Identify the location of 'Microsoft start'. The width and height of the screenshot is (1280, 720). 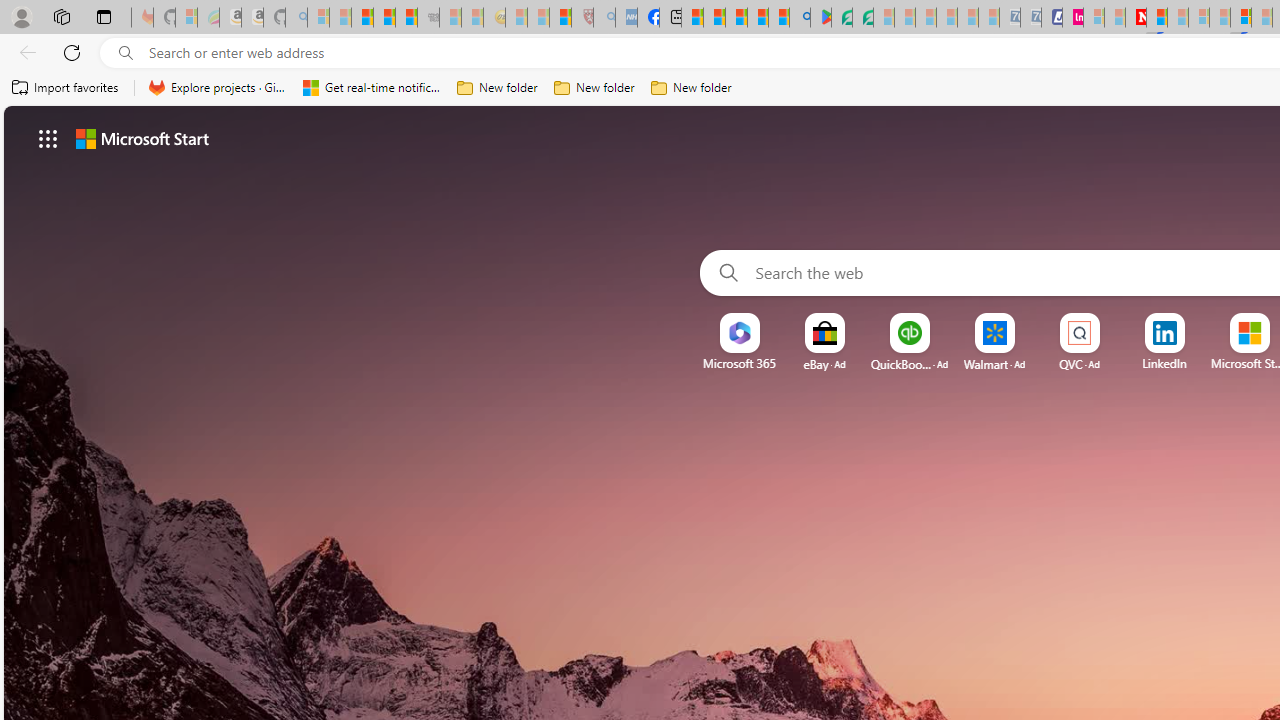
(141, 137).